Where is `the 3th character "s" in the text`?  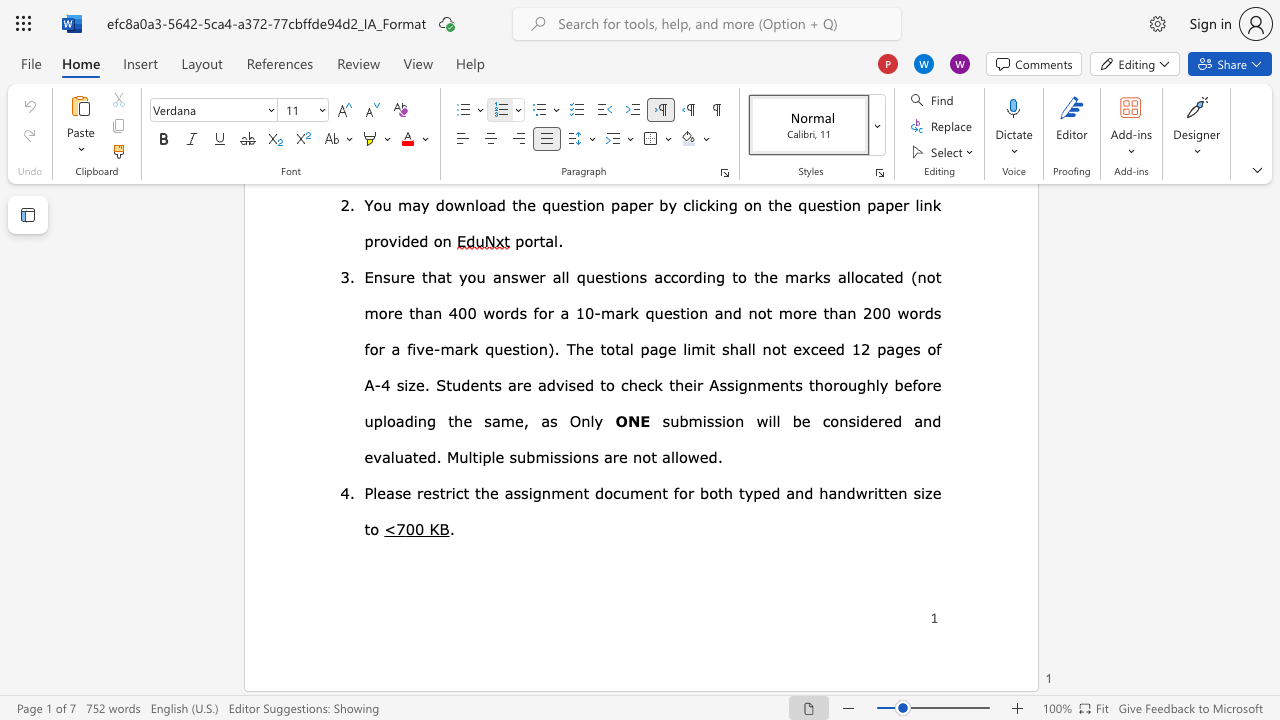 the 3th character "s" in the text is located at coordinates (718, 419).